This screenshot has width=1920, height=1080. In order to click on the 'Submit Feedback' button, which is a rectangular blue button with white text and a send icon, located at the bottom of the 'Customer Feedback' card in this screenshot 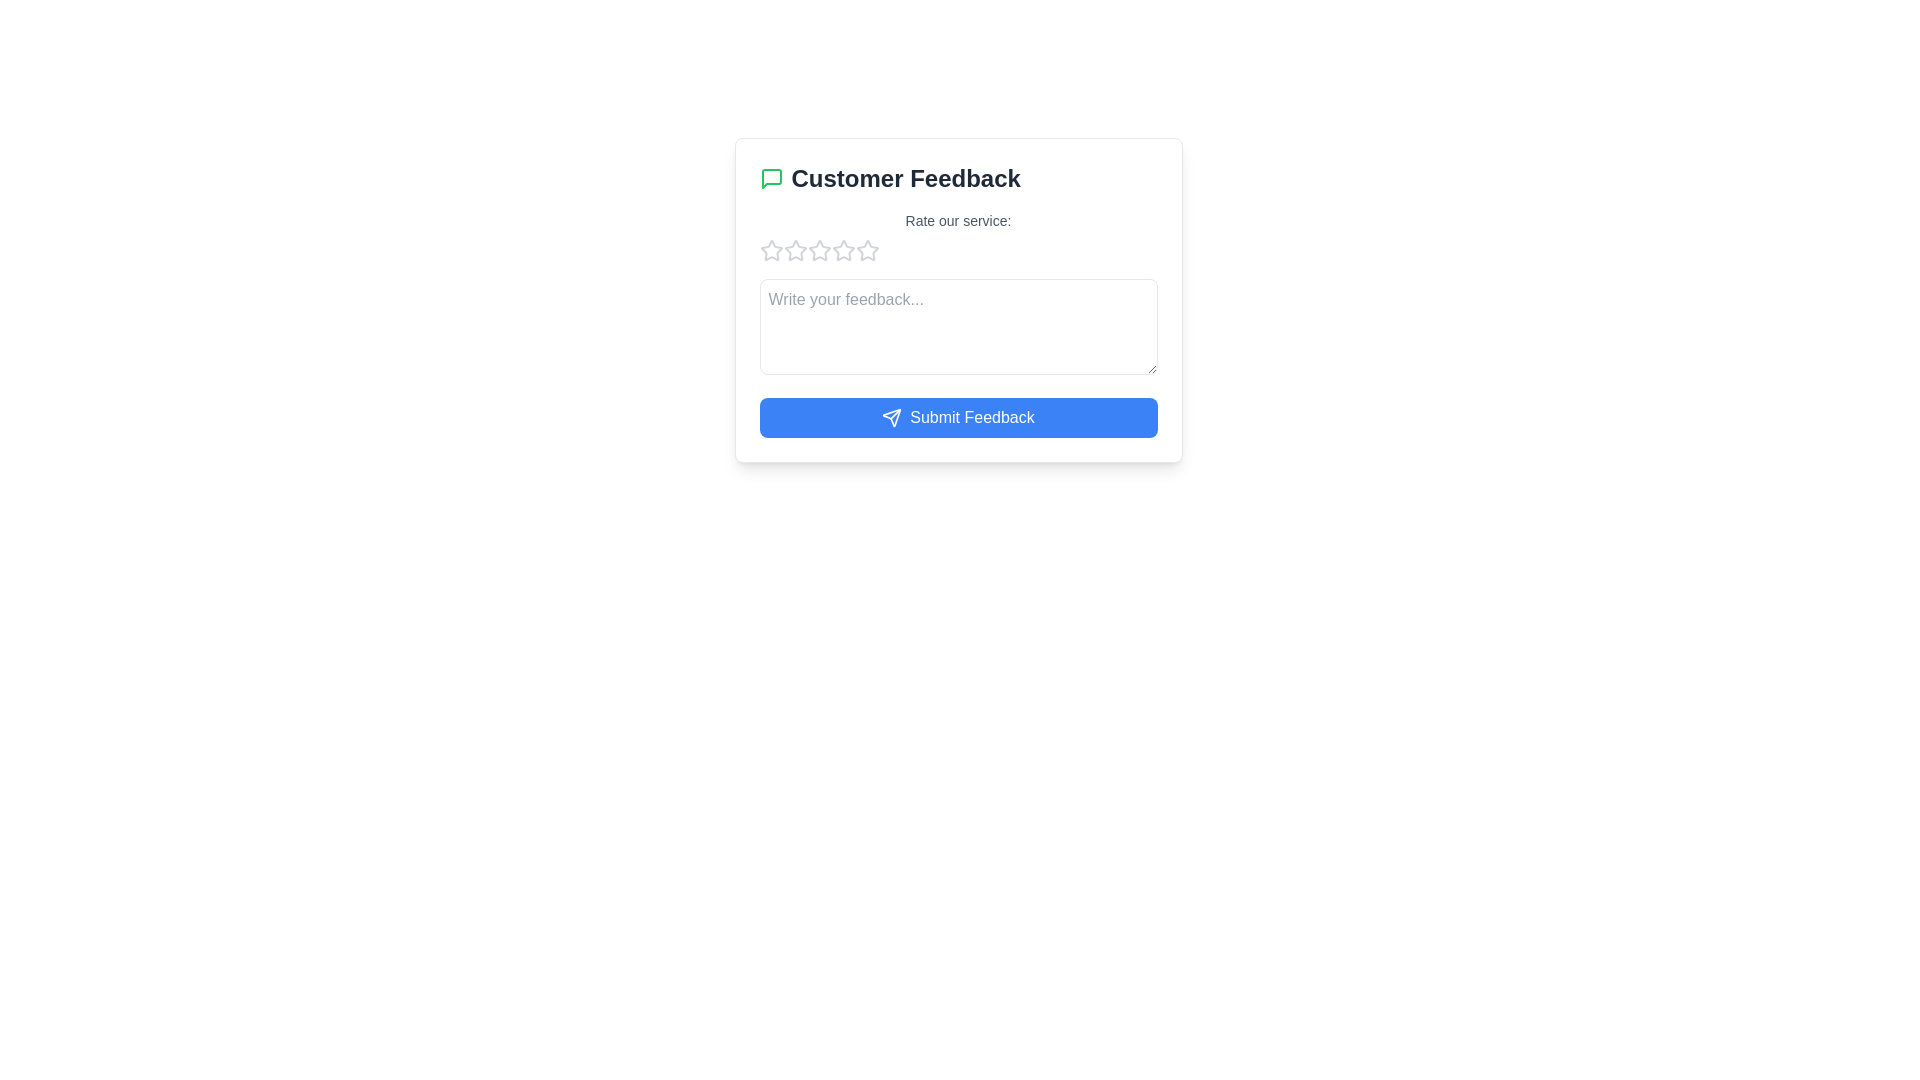, I will do `click(957, 416)`.